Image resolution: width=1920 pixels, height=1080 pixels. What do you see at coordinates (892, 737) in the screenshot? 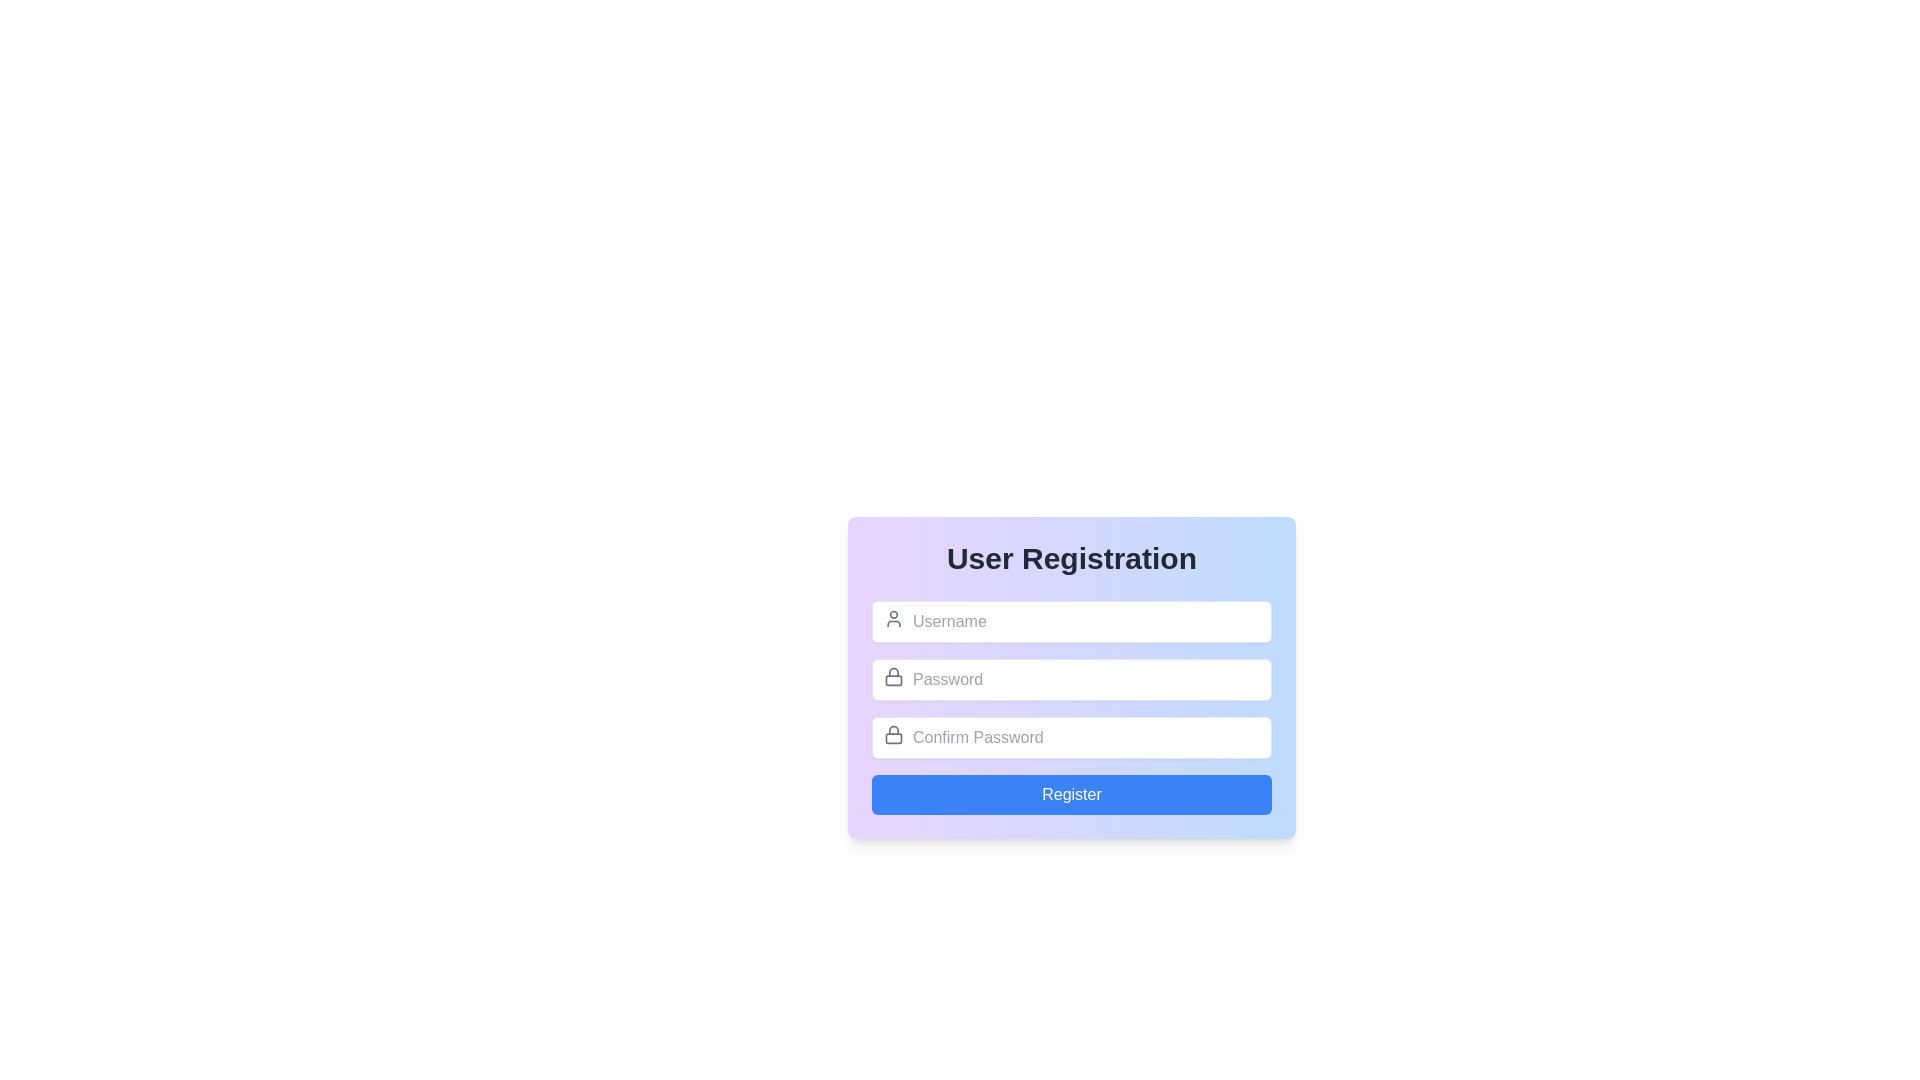
I see `the lower section of the 'lock' icon, which symbolizes security for the 'Confirm Password' input field` at bounding box center [892, 737].